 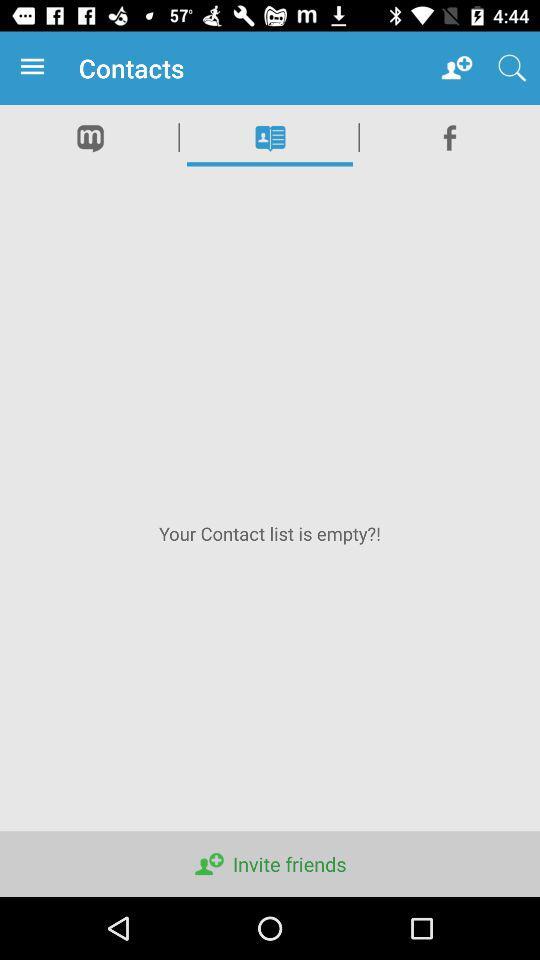 I want to click on app to the right of contacts icon, so click(x=457, y=68).